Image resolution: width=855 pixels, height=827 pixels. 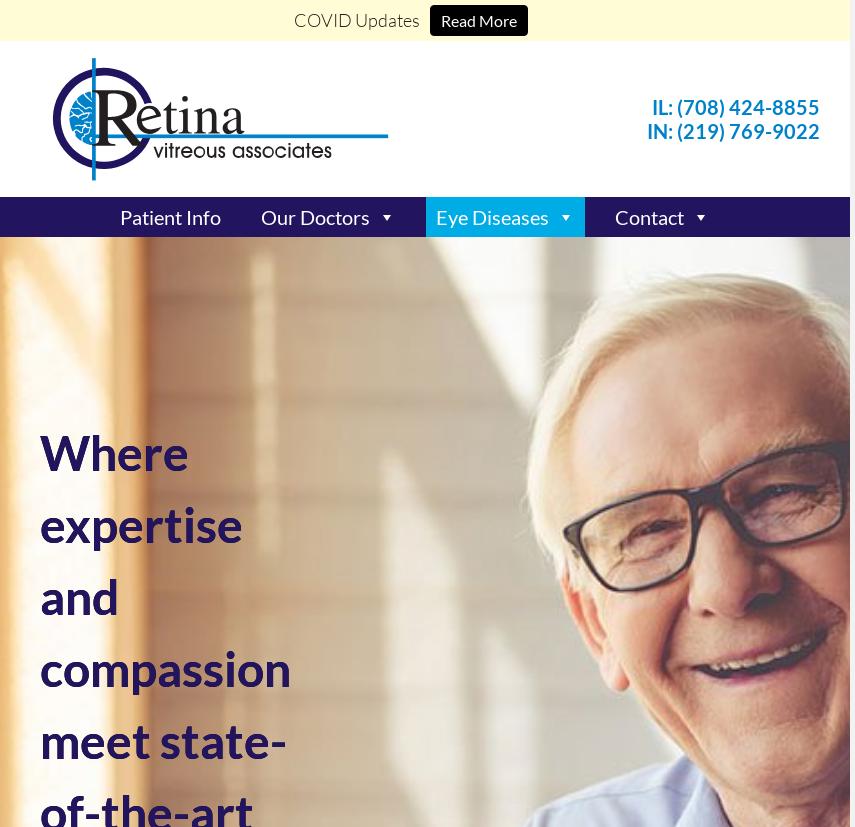 What do you see at coordinates (547, 543) in the screenshot?
I see `'Retinal Vein & Artery Occlusions'` at bounding box center [547, 543].